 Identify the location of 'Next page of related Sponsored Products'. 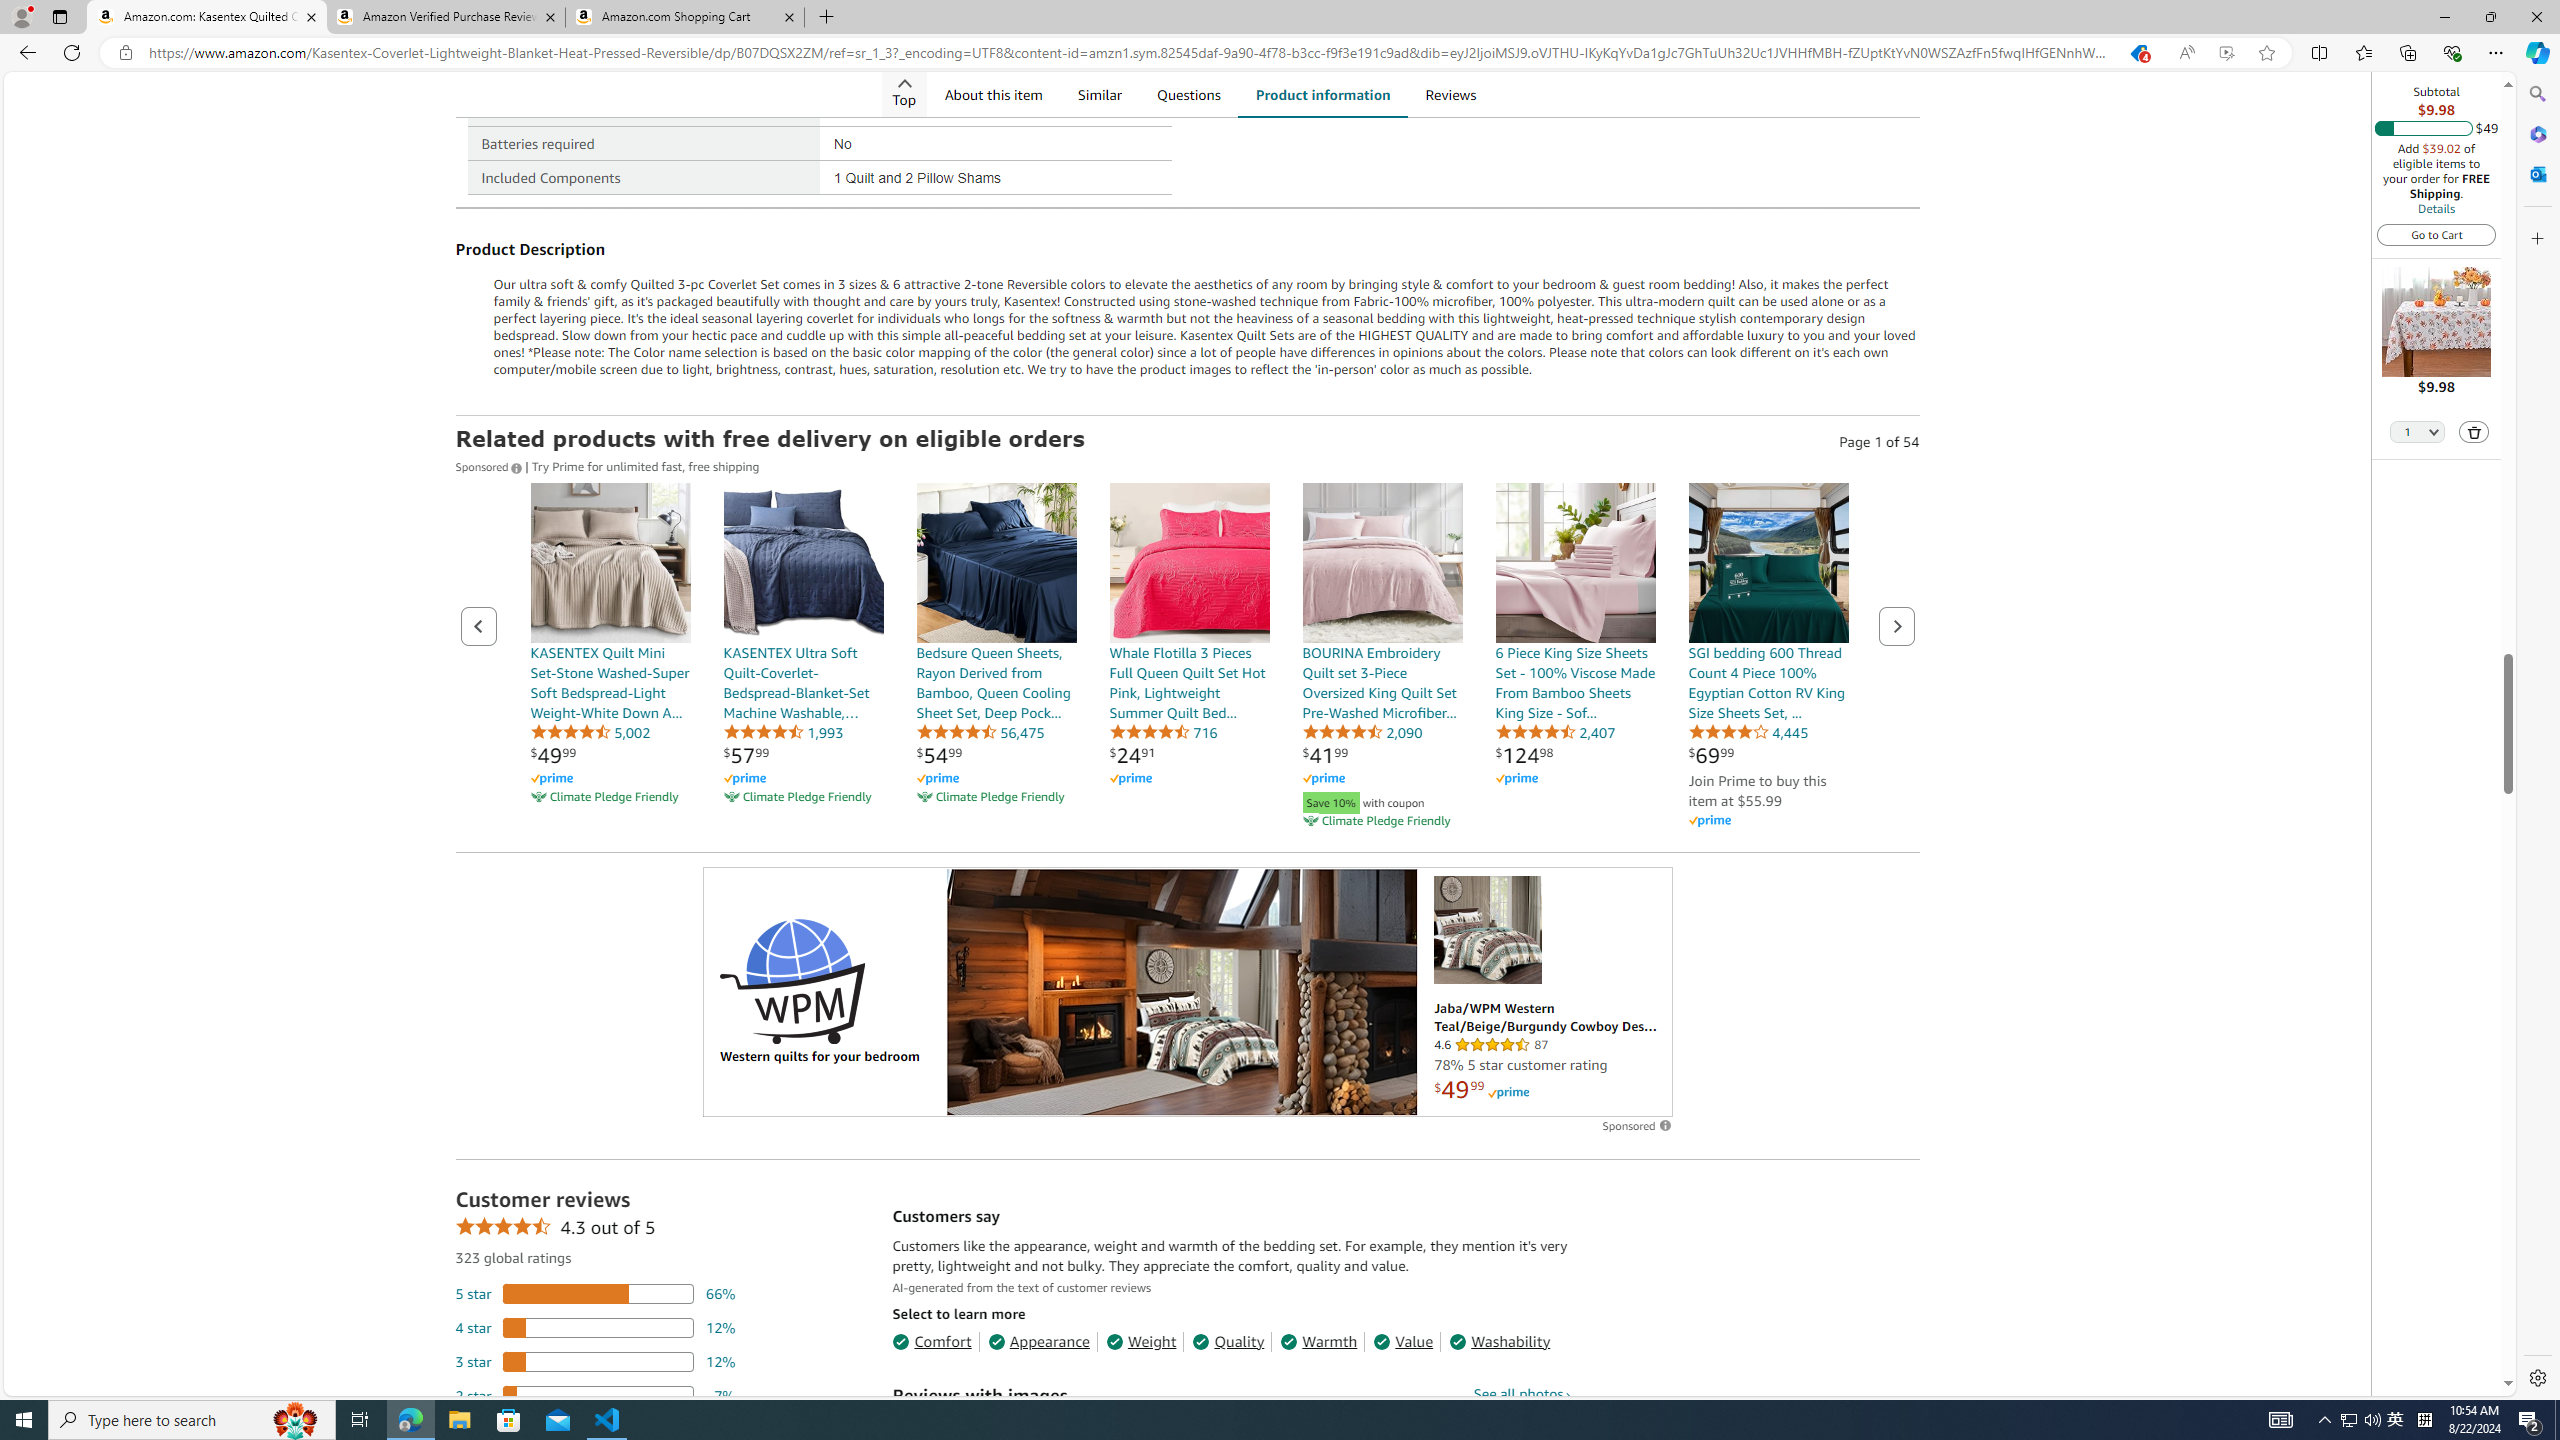
(1895, 625).